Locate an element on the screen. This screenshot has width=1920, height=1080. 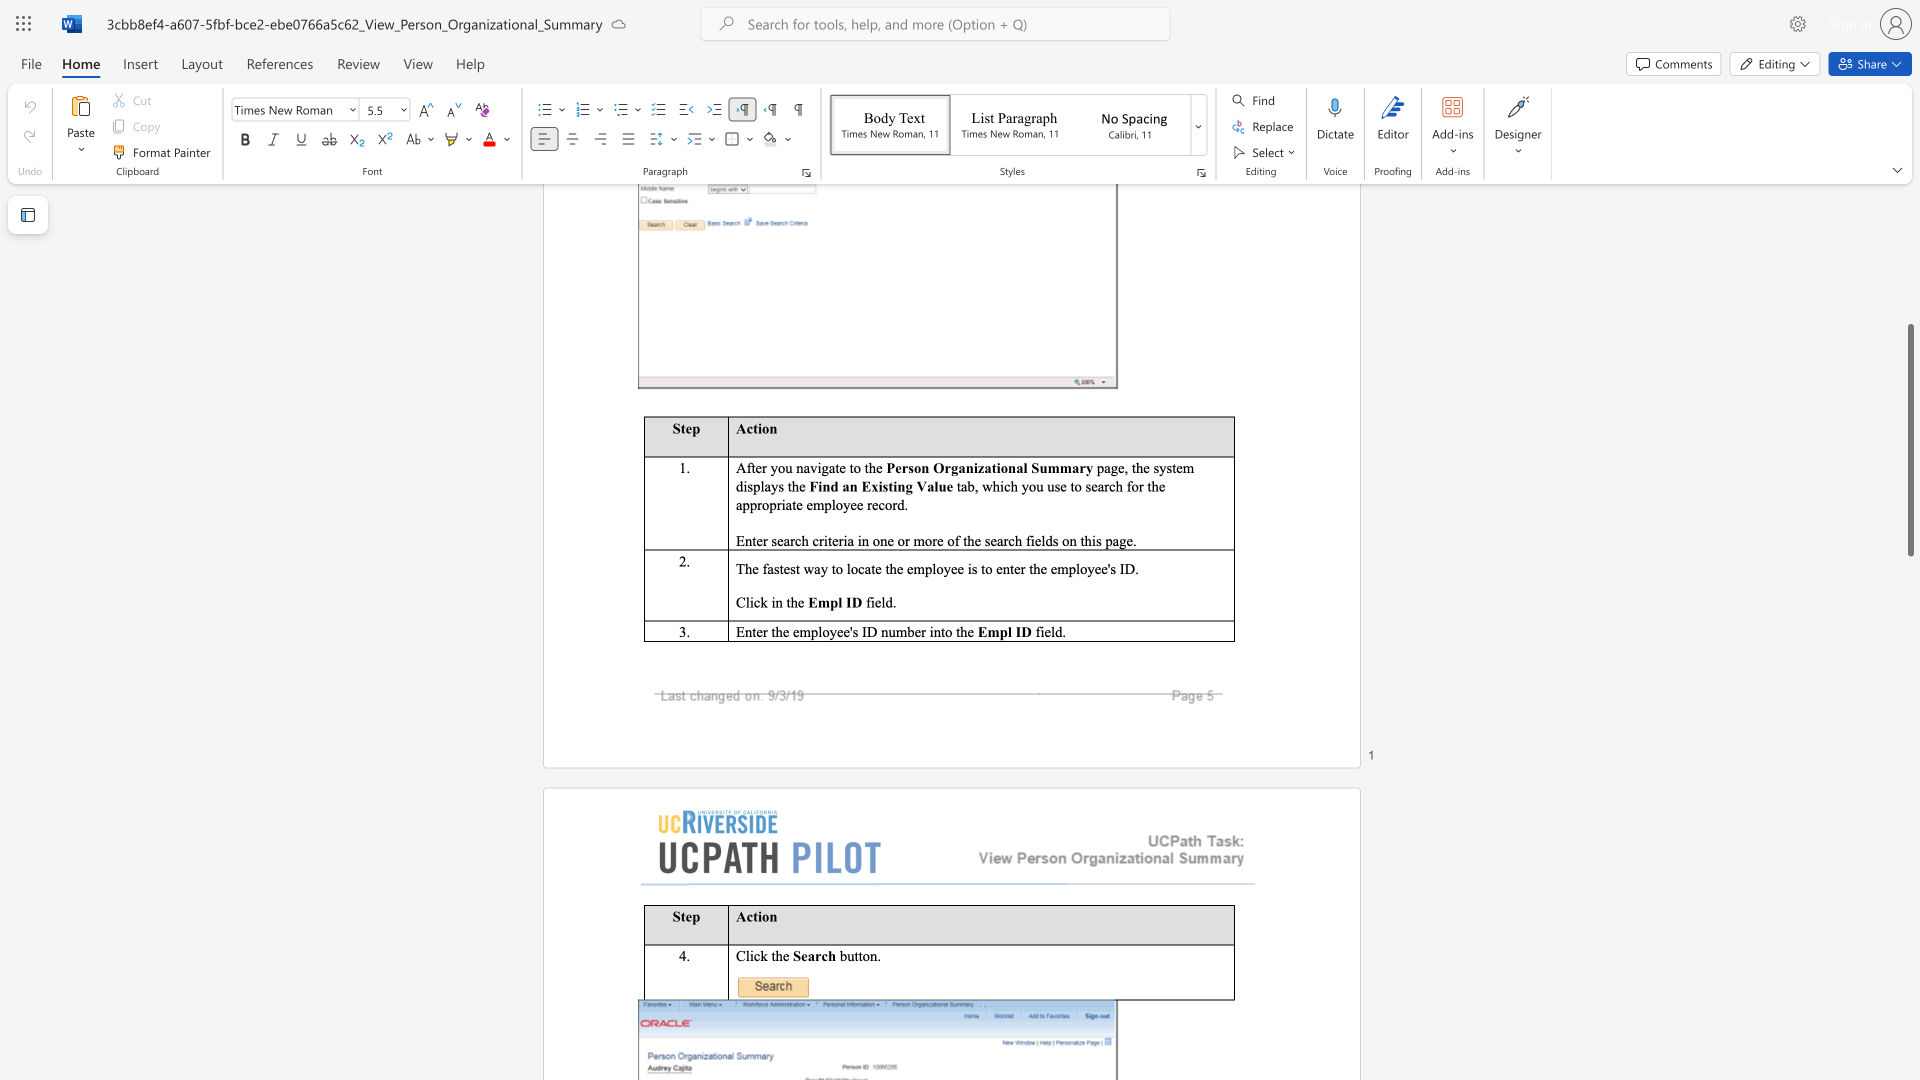
the subset text "Enter the employee" within the text "Enter the employee" is located at coordinates (734, 631).